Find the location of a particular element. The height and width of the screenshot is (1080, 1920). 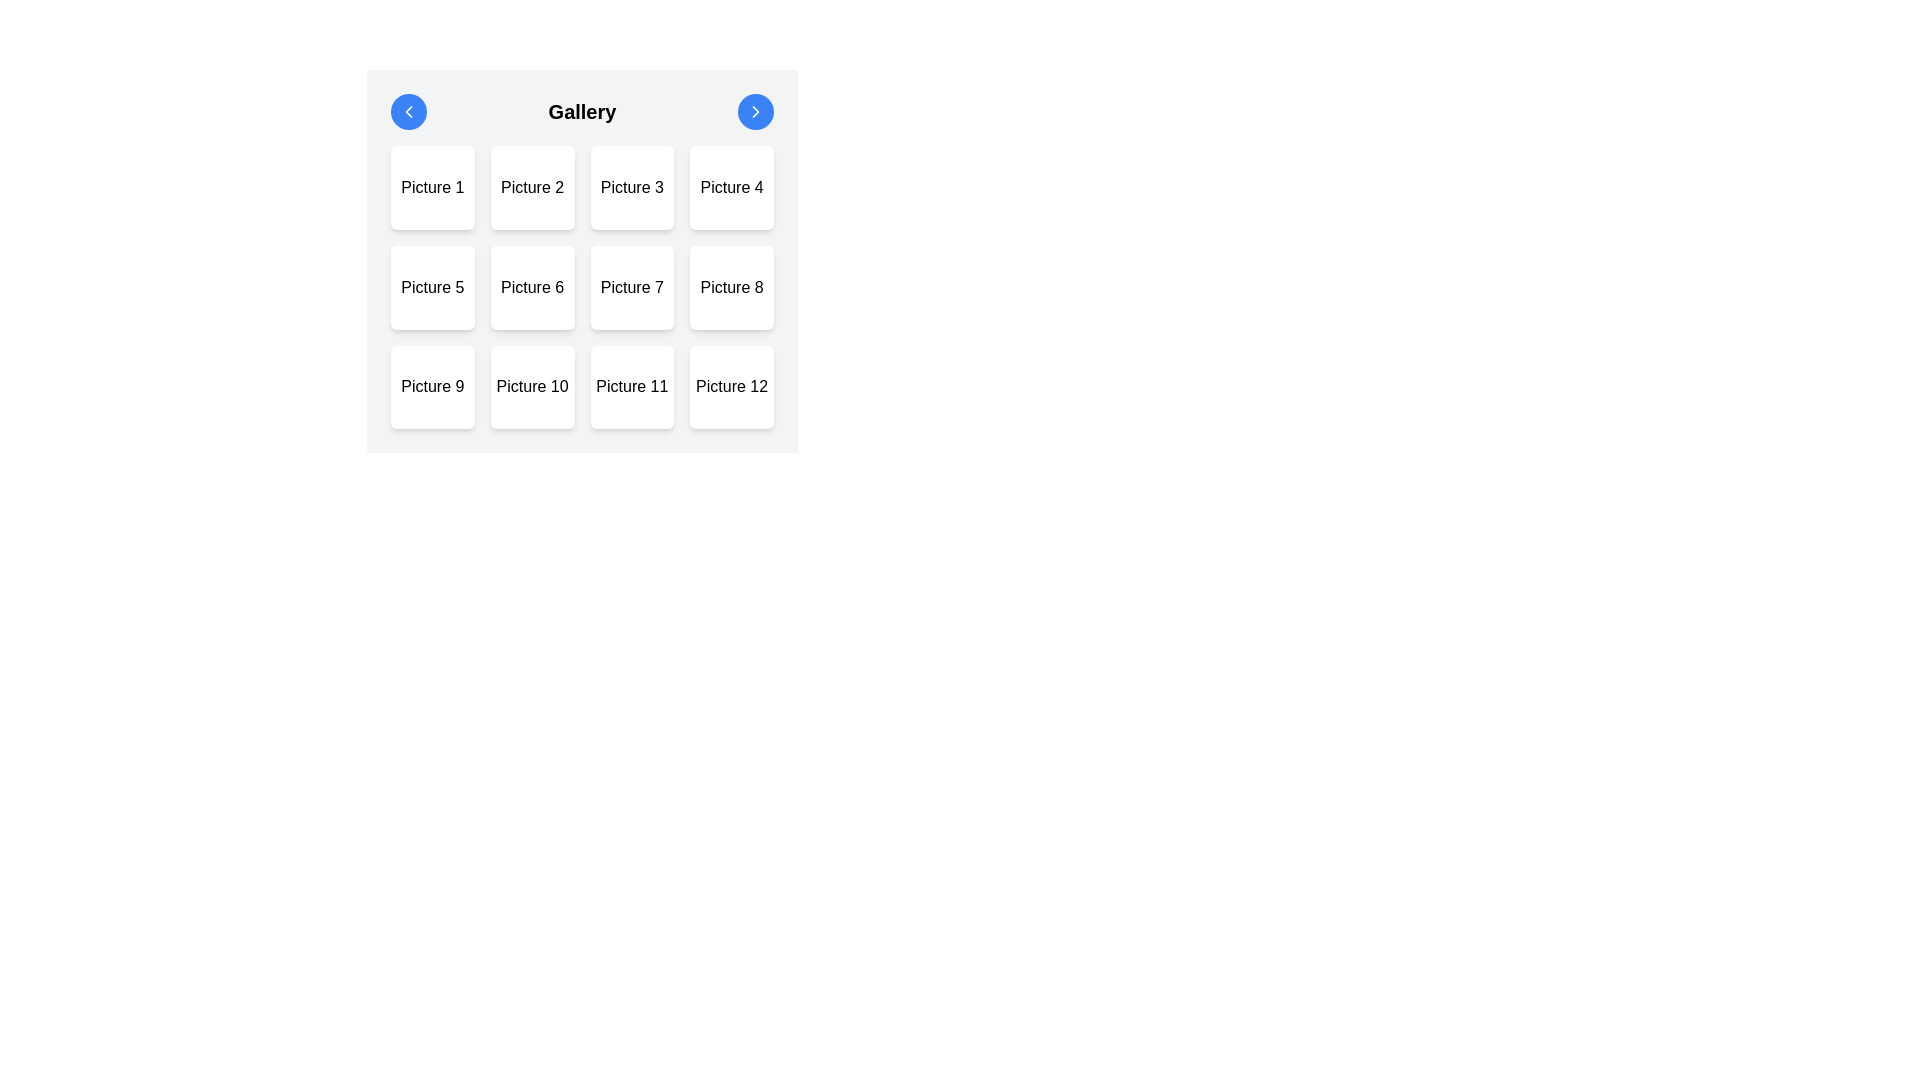

the third item in the second row of a 4x3 grid layout is located at coordinates (631, 287).